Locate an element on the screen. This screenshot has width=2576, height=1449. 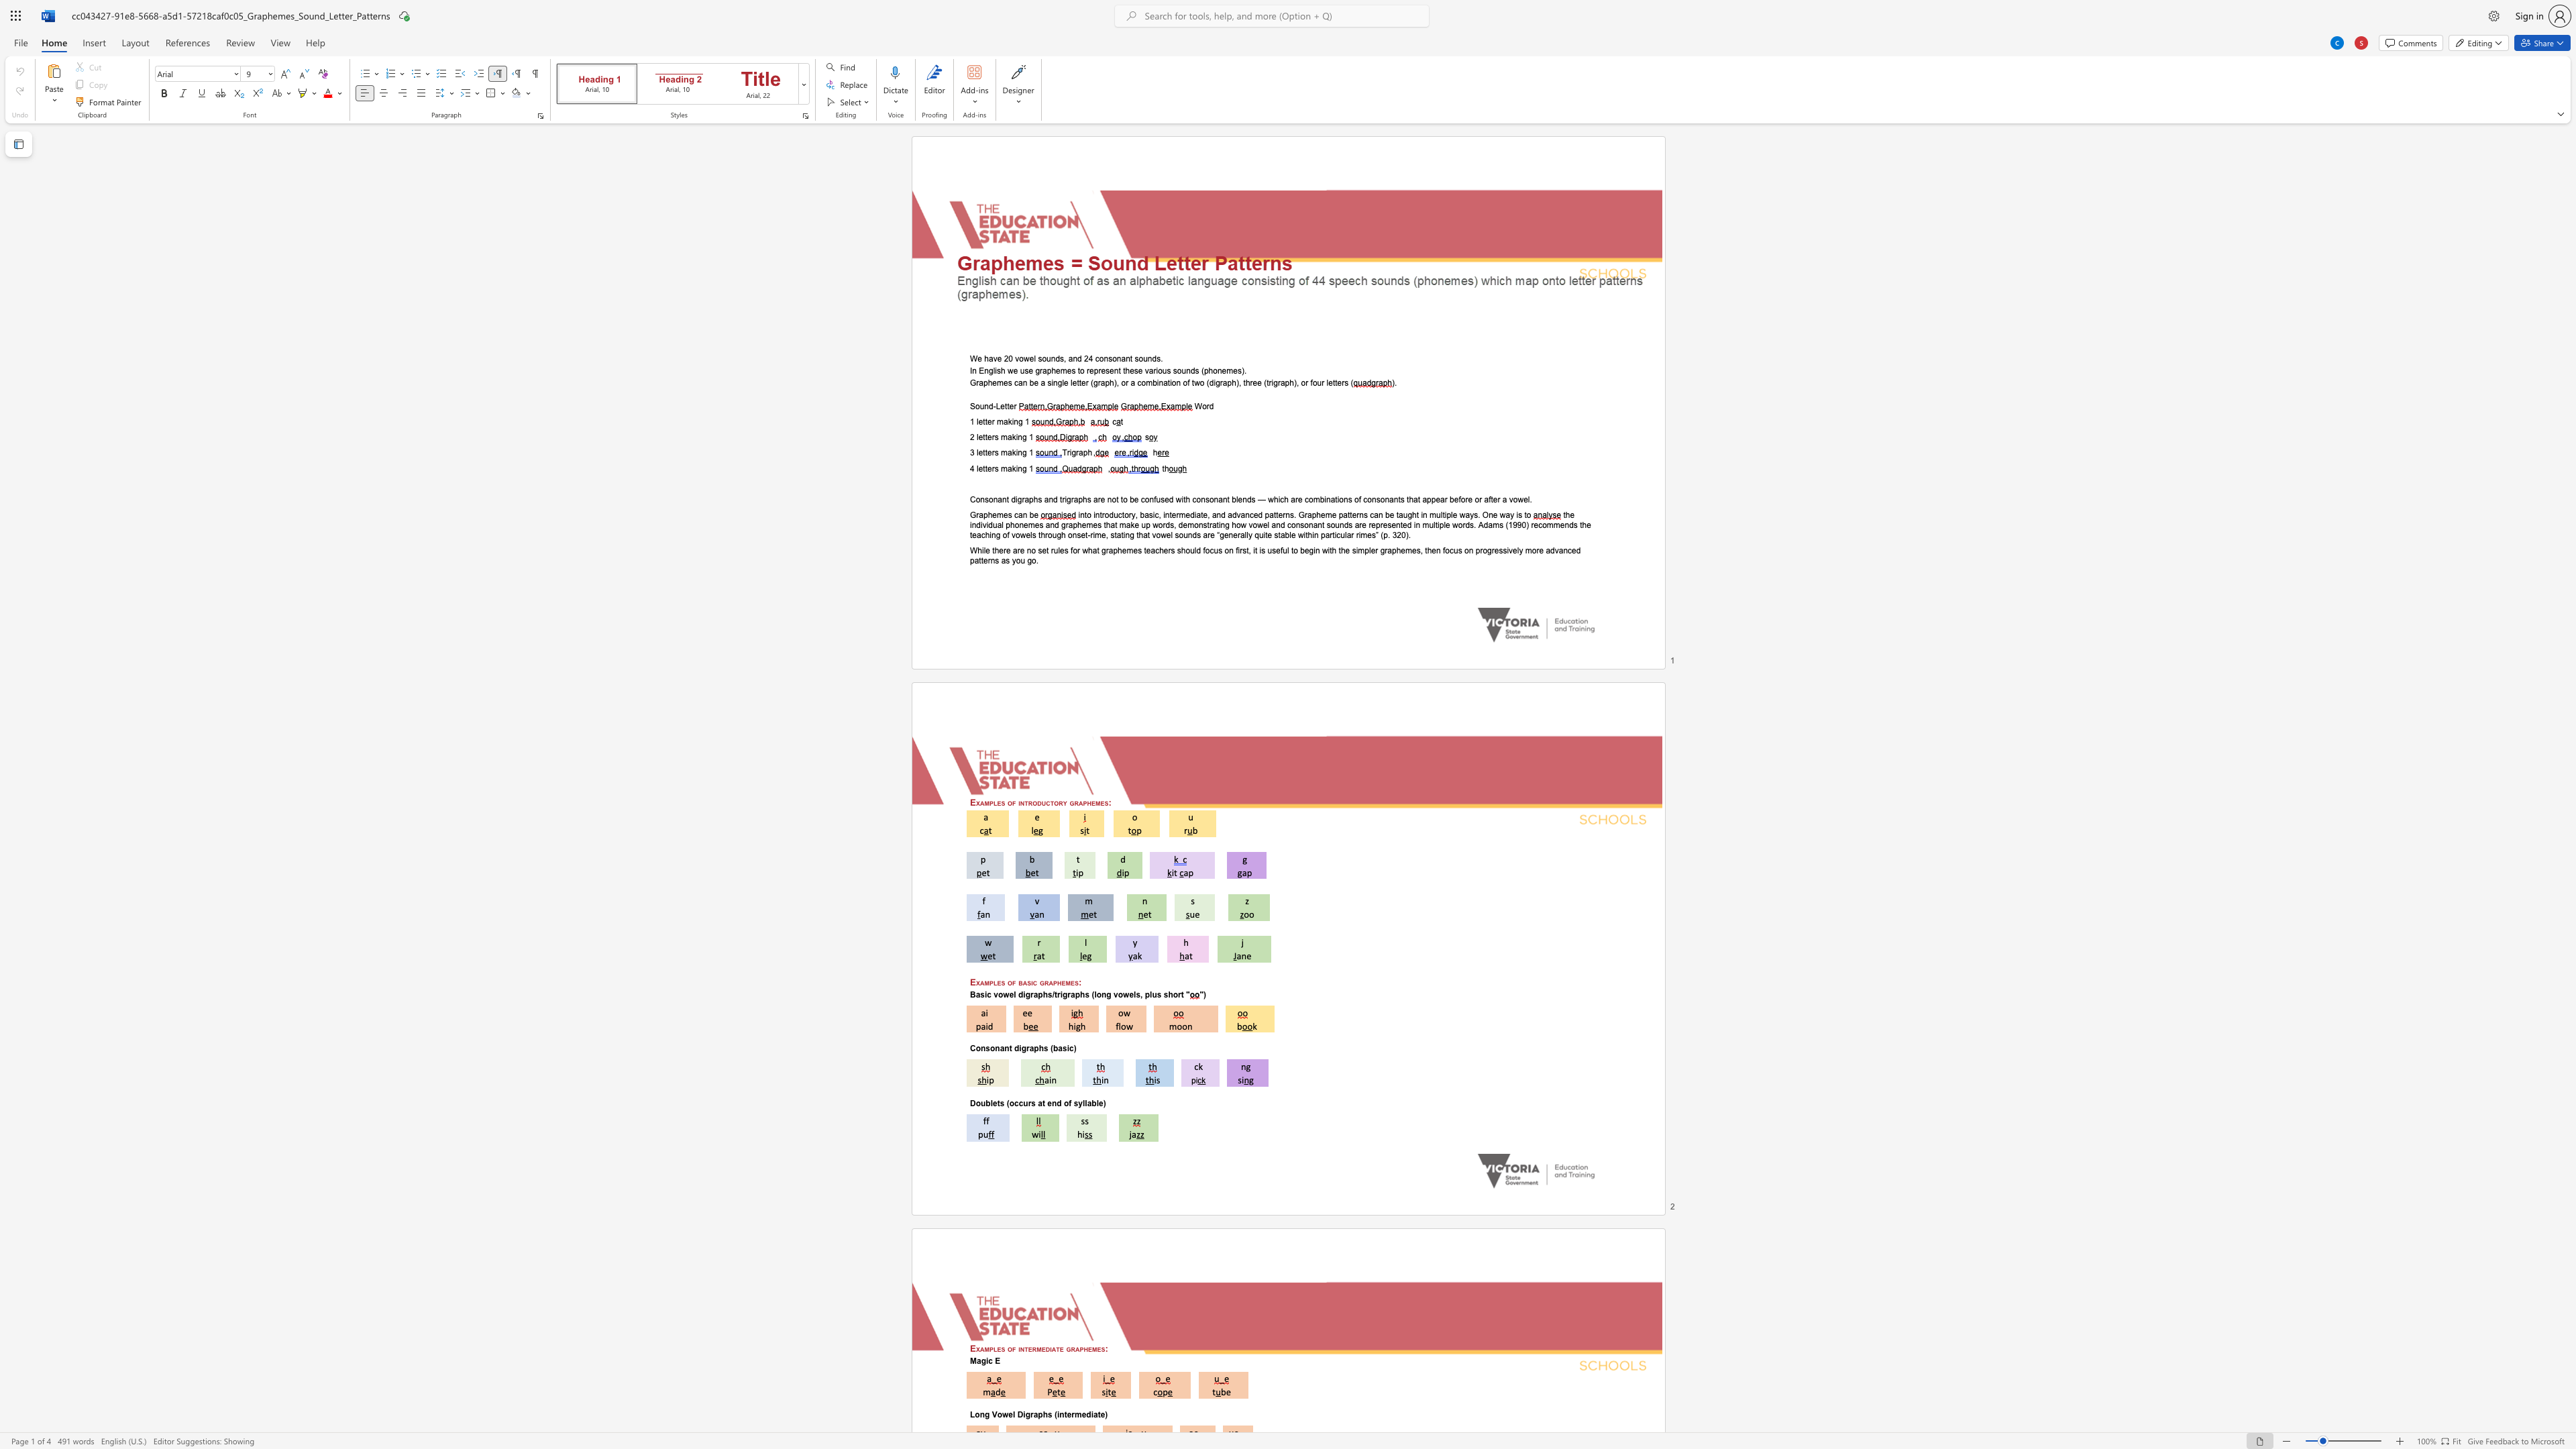
the subset text "le" within the text "Doublets (occurs at end of syllable)" is located at coordinates (1096, 1102).